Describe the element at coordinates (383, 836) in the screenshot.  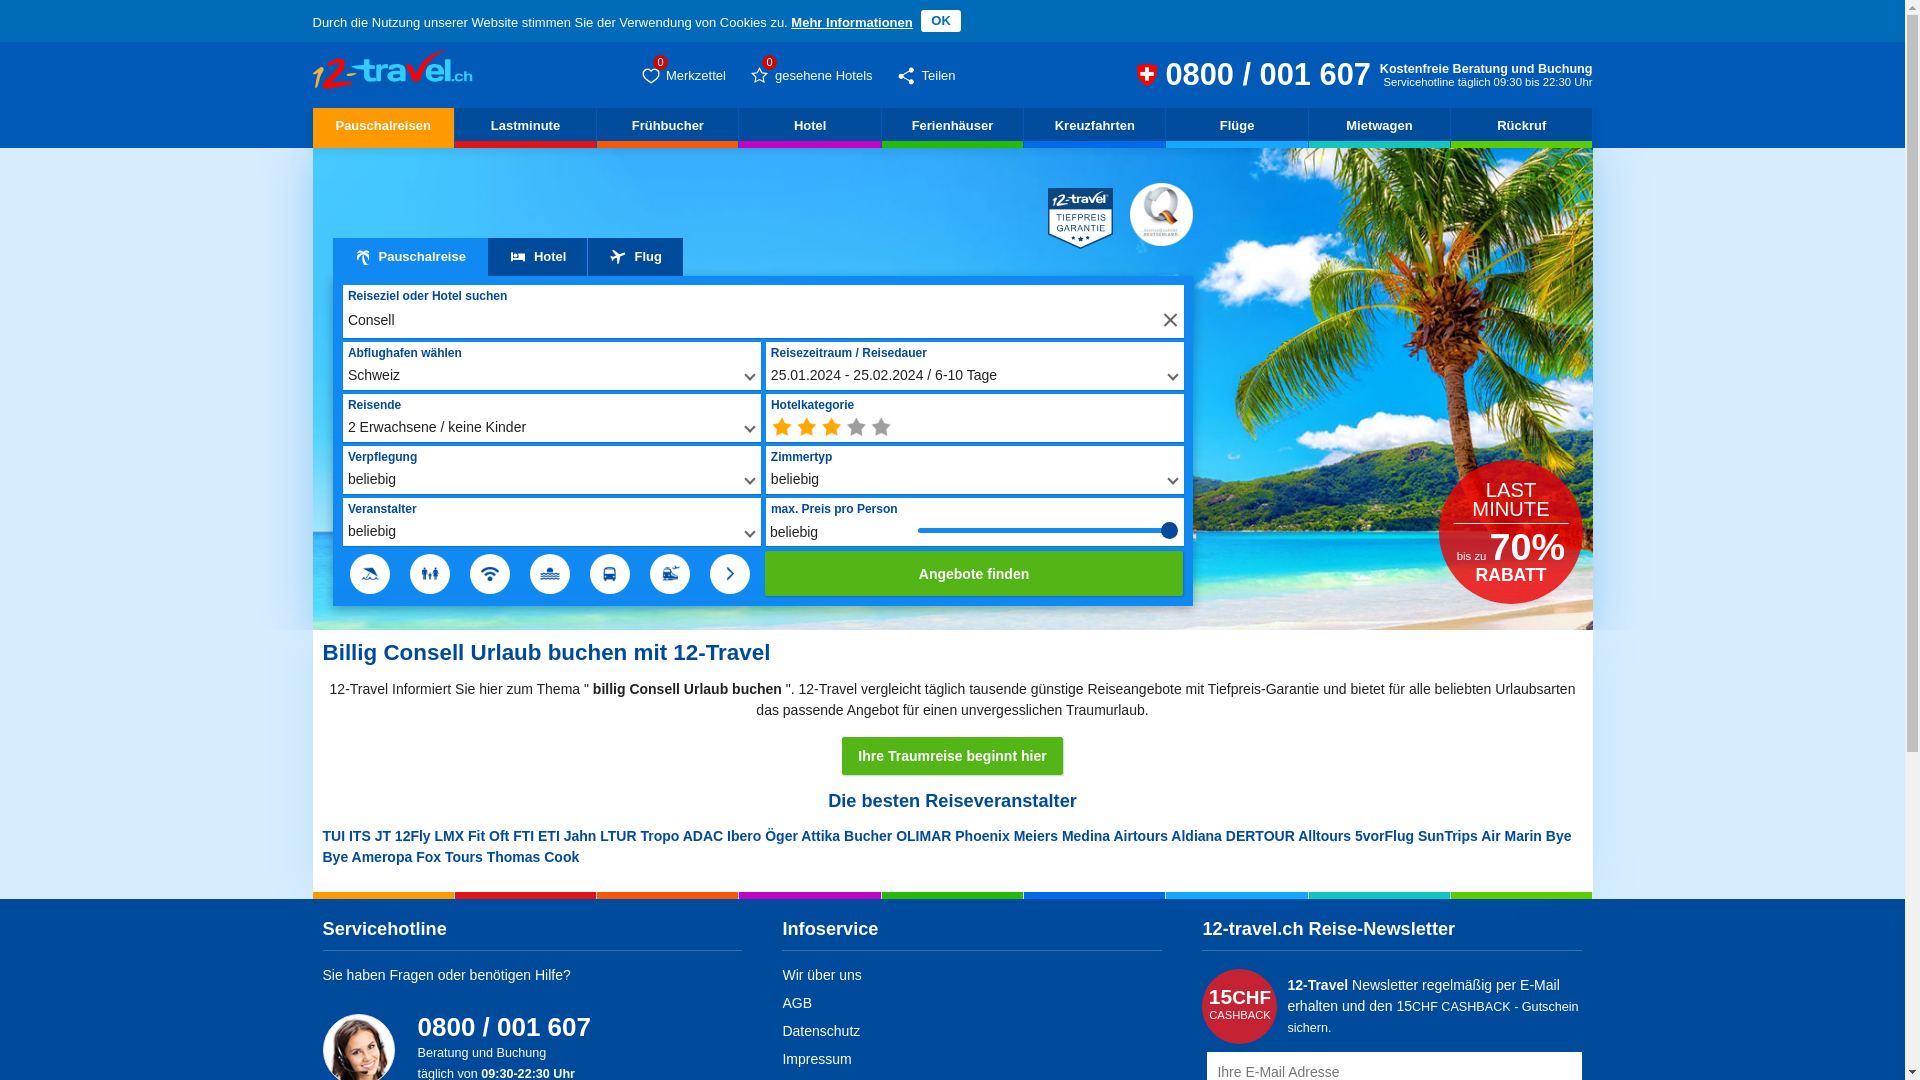
I see `'JT'` at that location.